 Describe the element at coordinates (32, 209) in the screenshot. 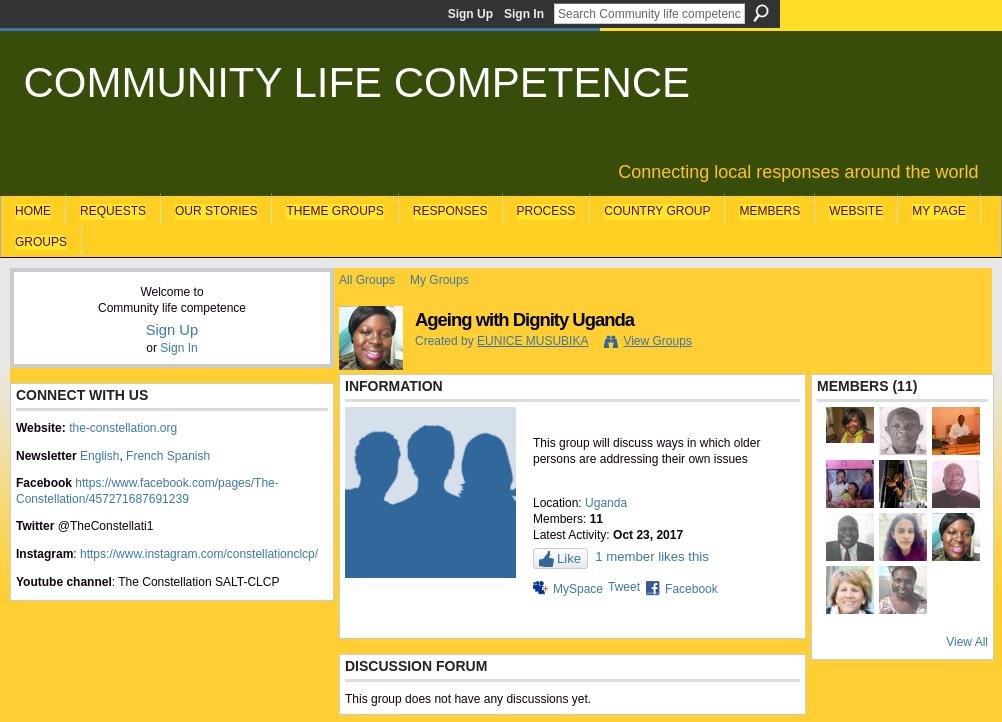

I see `'Home'` at that location.